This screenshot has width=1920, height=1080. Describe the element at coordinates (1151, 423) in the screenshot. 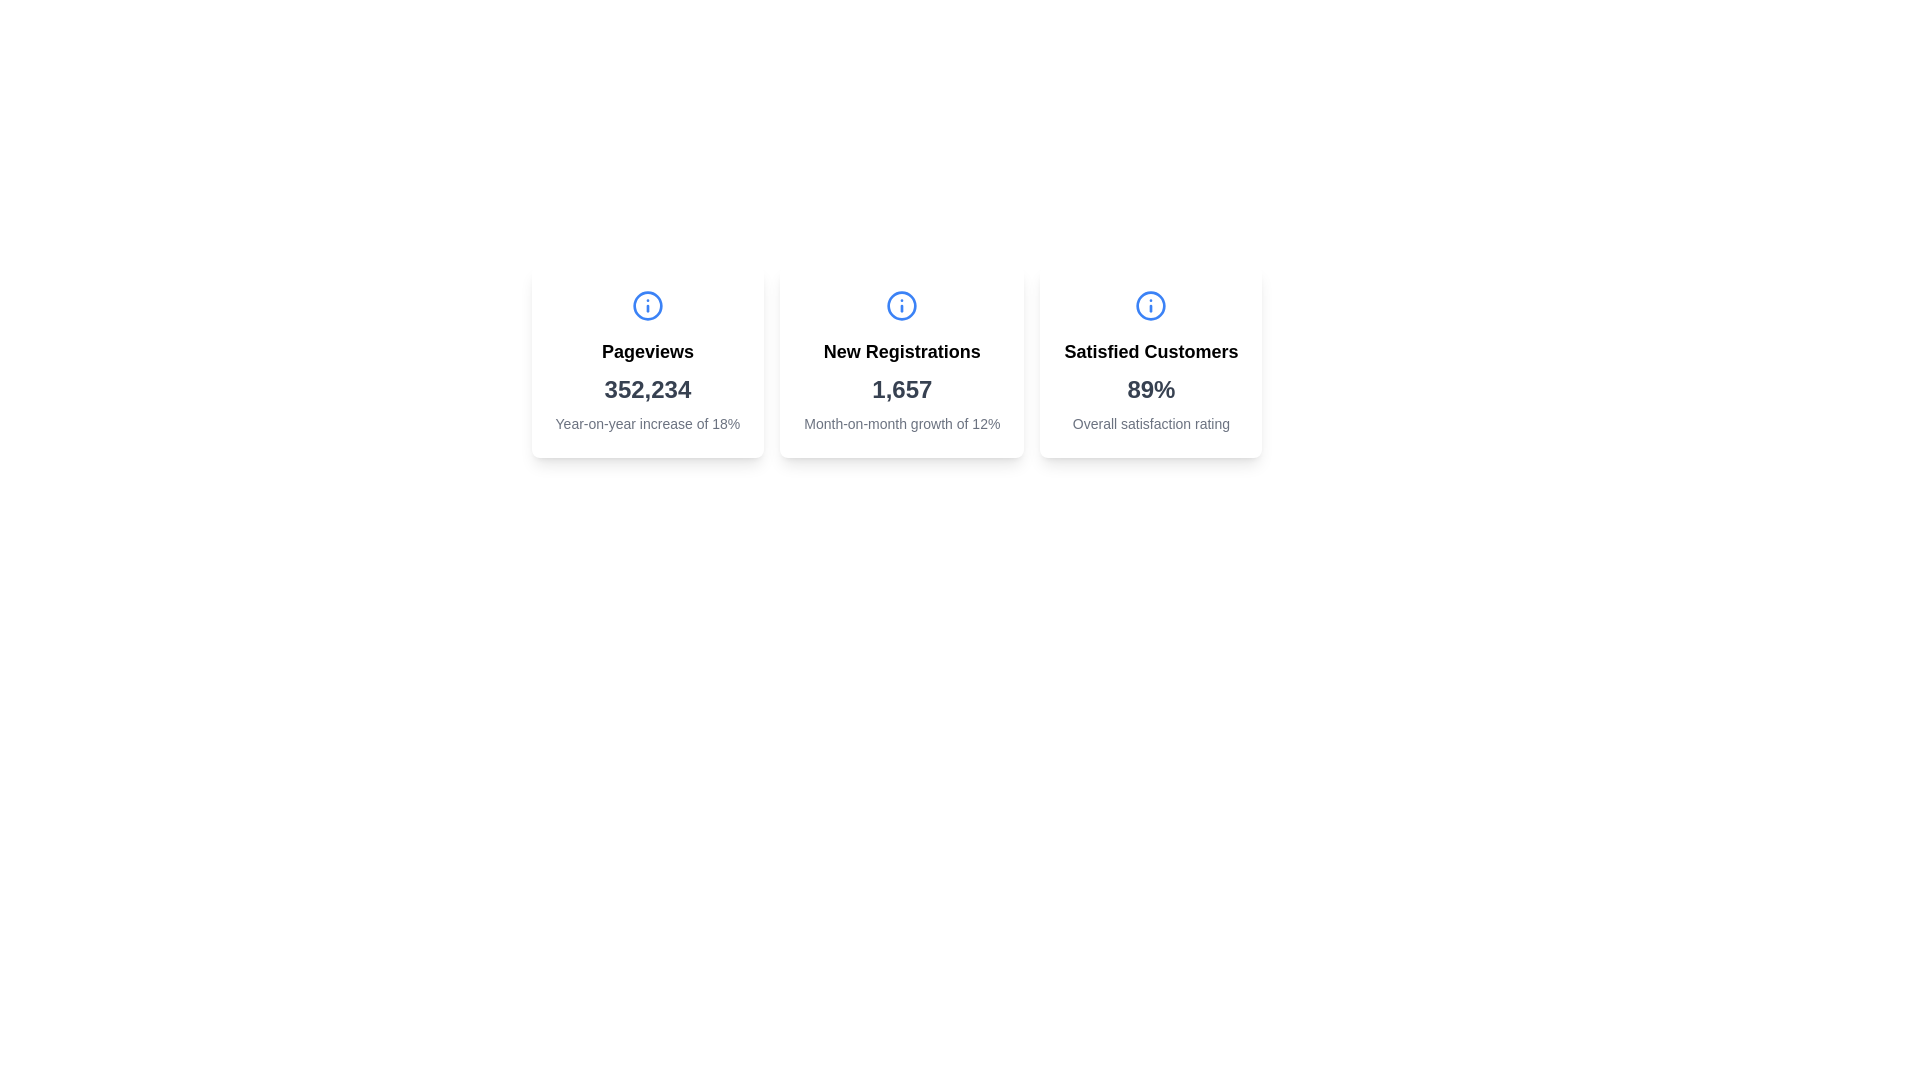

I see `the static text label displaying 'Overall satisfaction rating'` at that location.